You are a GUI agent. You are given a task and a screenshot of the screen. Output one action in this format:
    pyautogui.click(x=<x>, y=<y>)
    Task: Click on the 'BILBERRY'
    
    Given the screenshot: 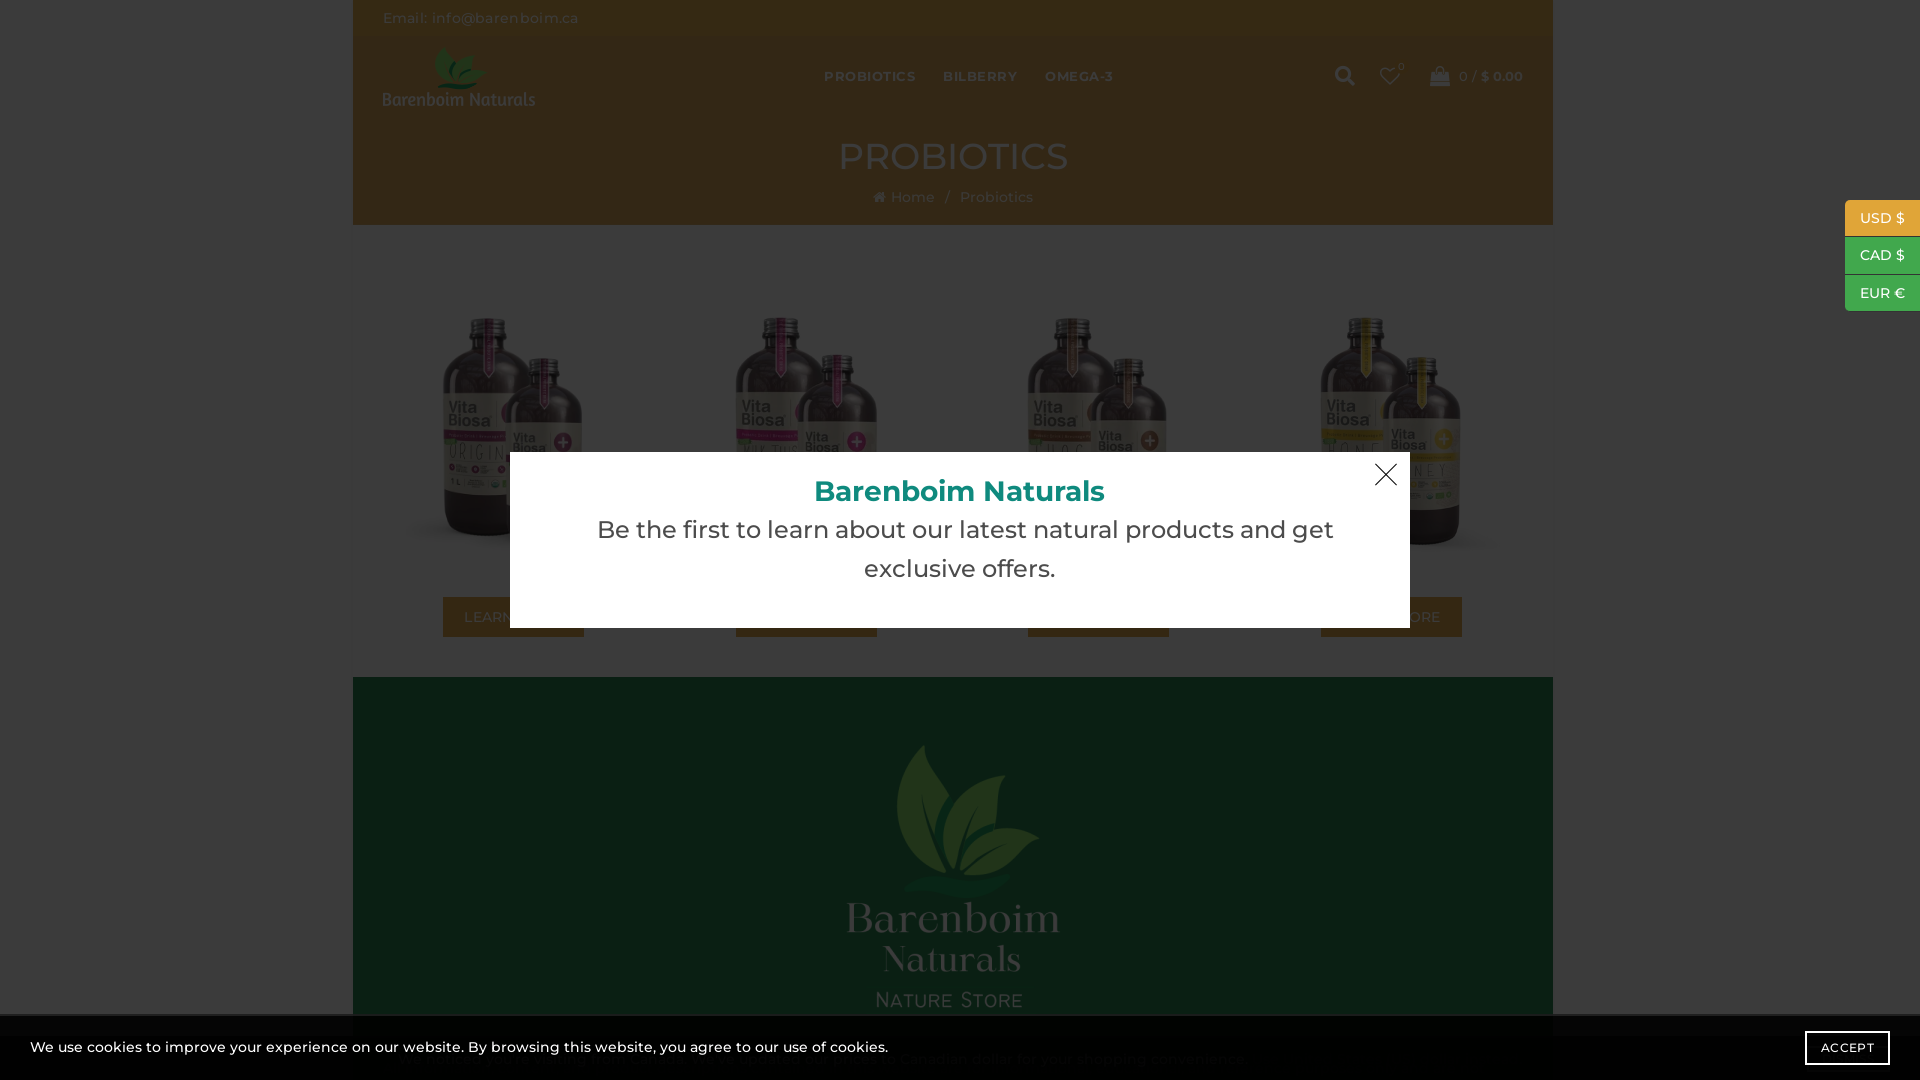 What is the action you would take?
    pyautogui.click(x=979, y=75)
    